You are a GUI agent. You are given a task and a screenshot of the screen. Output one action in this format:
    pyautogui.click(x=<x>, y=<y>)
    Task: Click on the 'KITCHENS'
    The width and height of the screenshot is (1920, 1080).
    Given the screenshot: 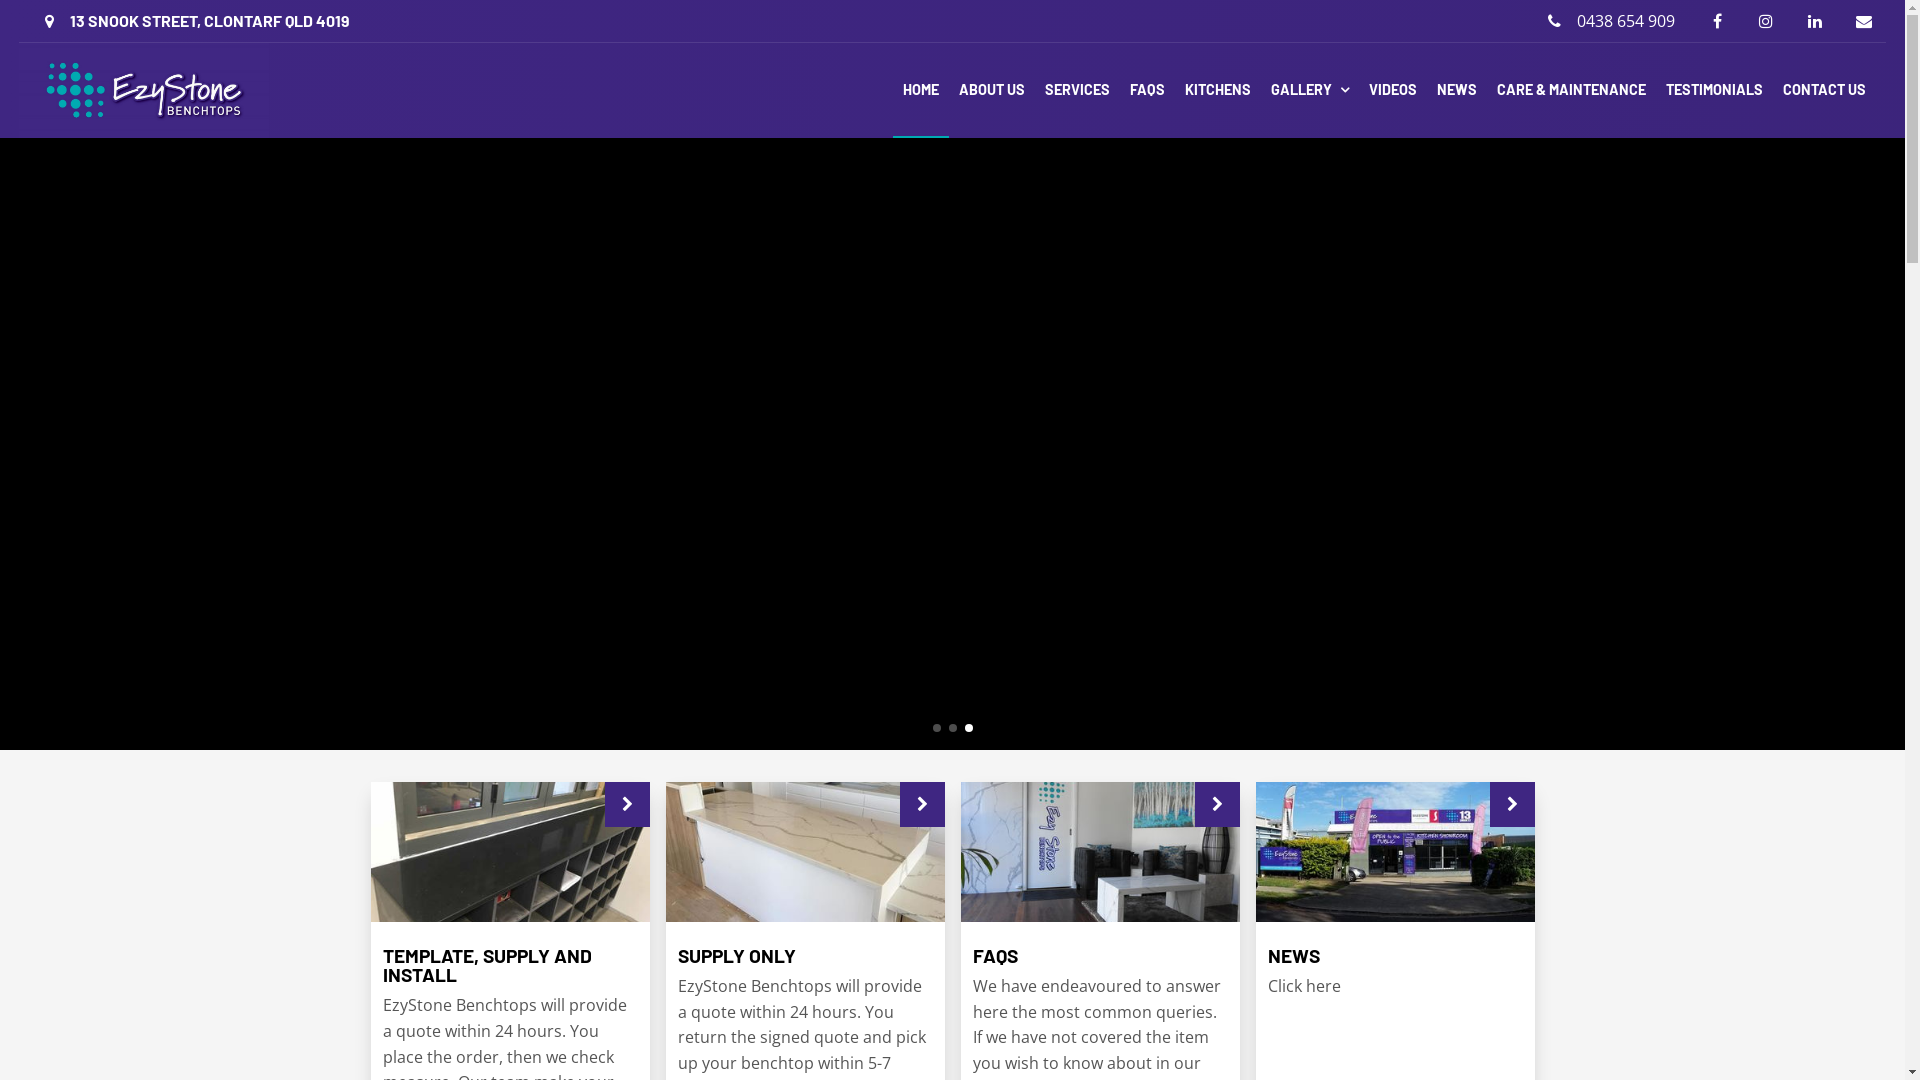 What is the action you would take?
    pyautogui.click(x=1217, y=90)
    